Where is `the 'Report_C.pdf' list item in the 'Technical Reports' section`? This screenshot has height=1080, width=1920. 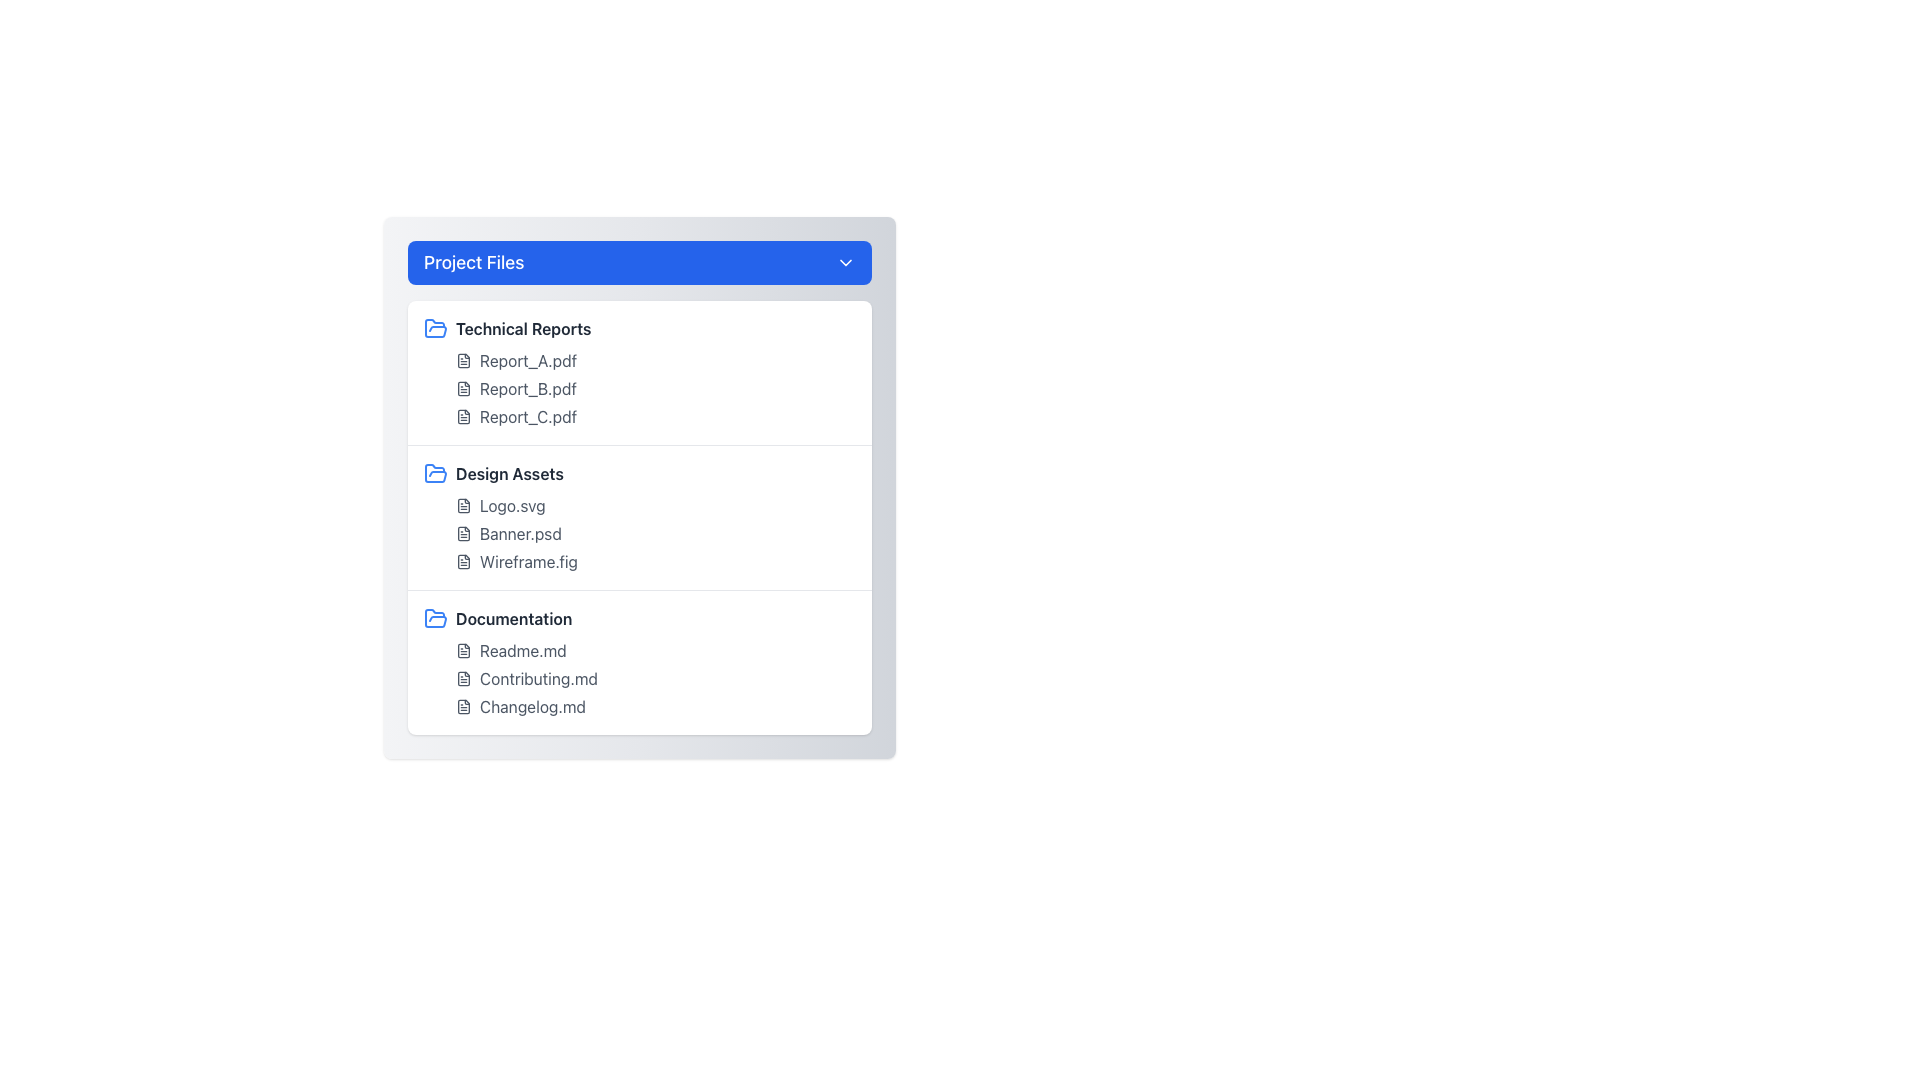
the 'Report_C.pdf' list item in the 'Technical Reports' section is located at coordinates (656, 415).